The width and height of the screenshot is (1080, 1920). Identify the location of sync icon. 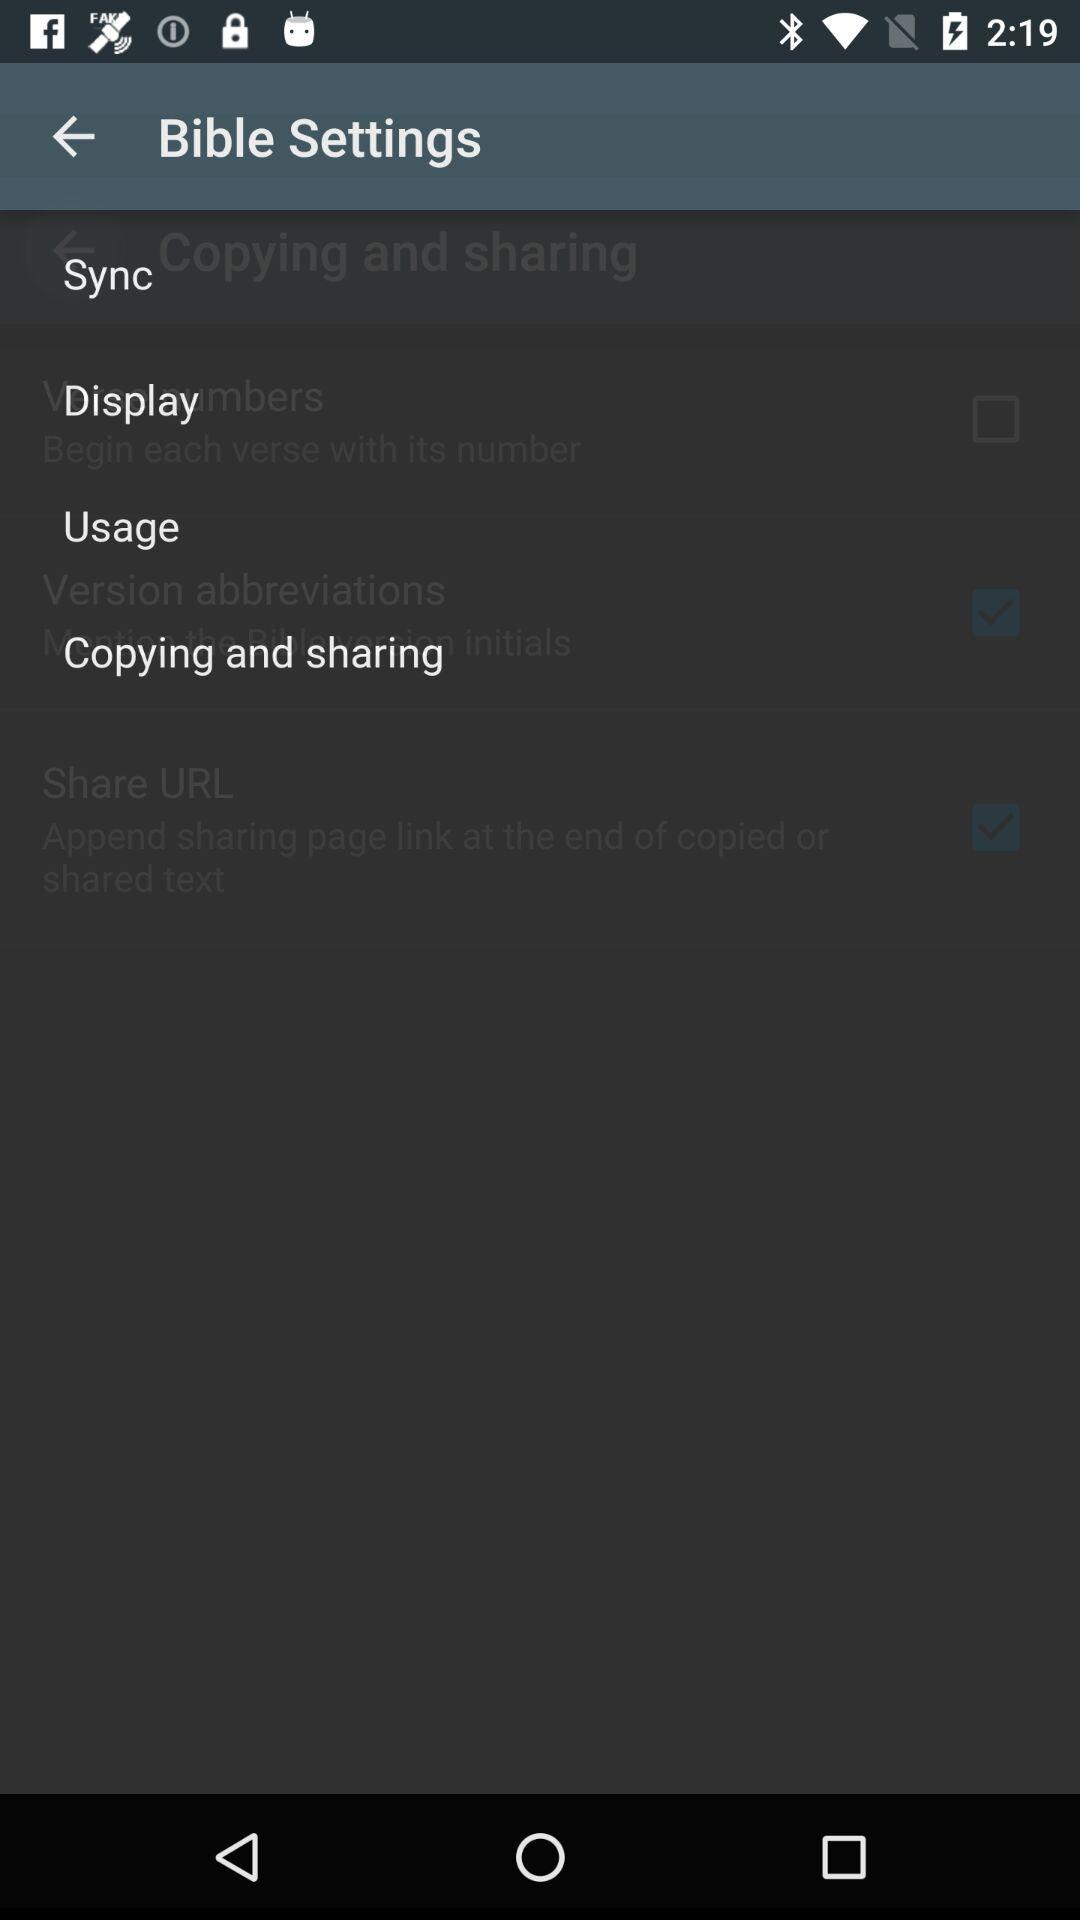
(108, 272).